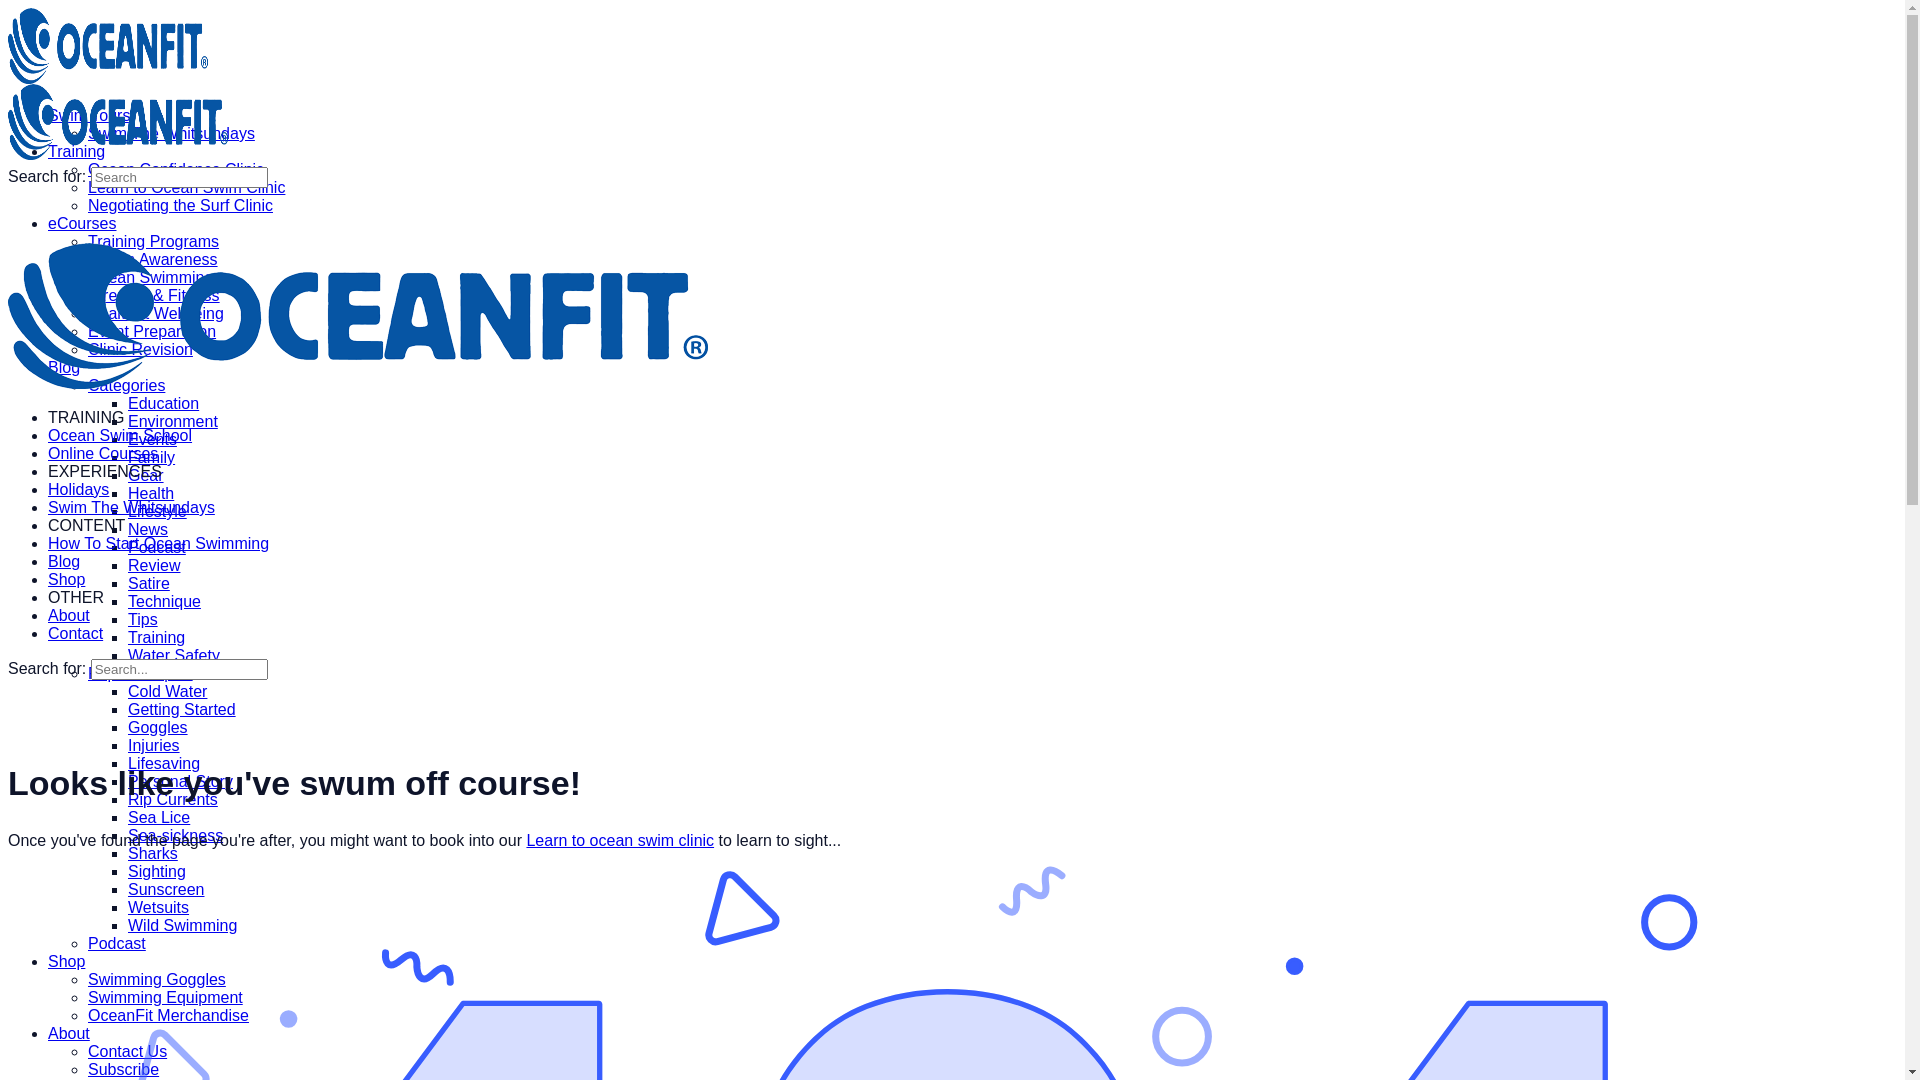 The image size is (1920, 1080). What do you see at coordinates (157, 727) in the screenshot?
I see `'Goggles'` at bounding box center [157, 727].